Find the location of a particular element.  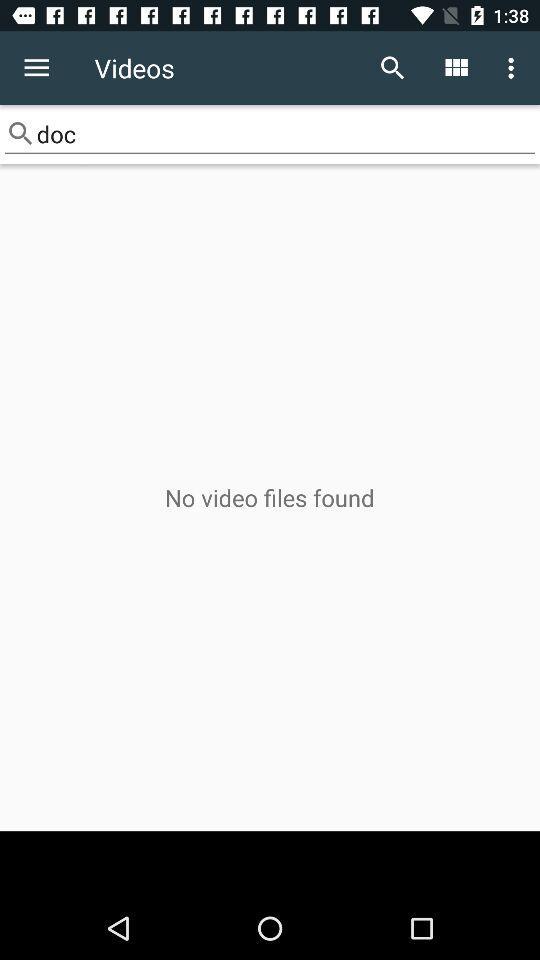

doc item is located at coordinates (270, 133).